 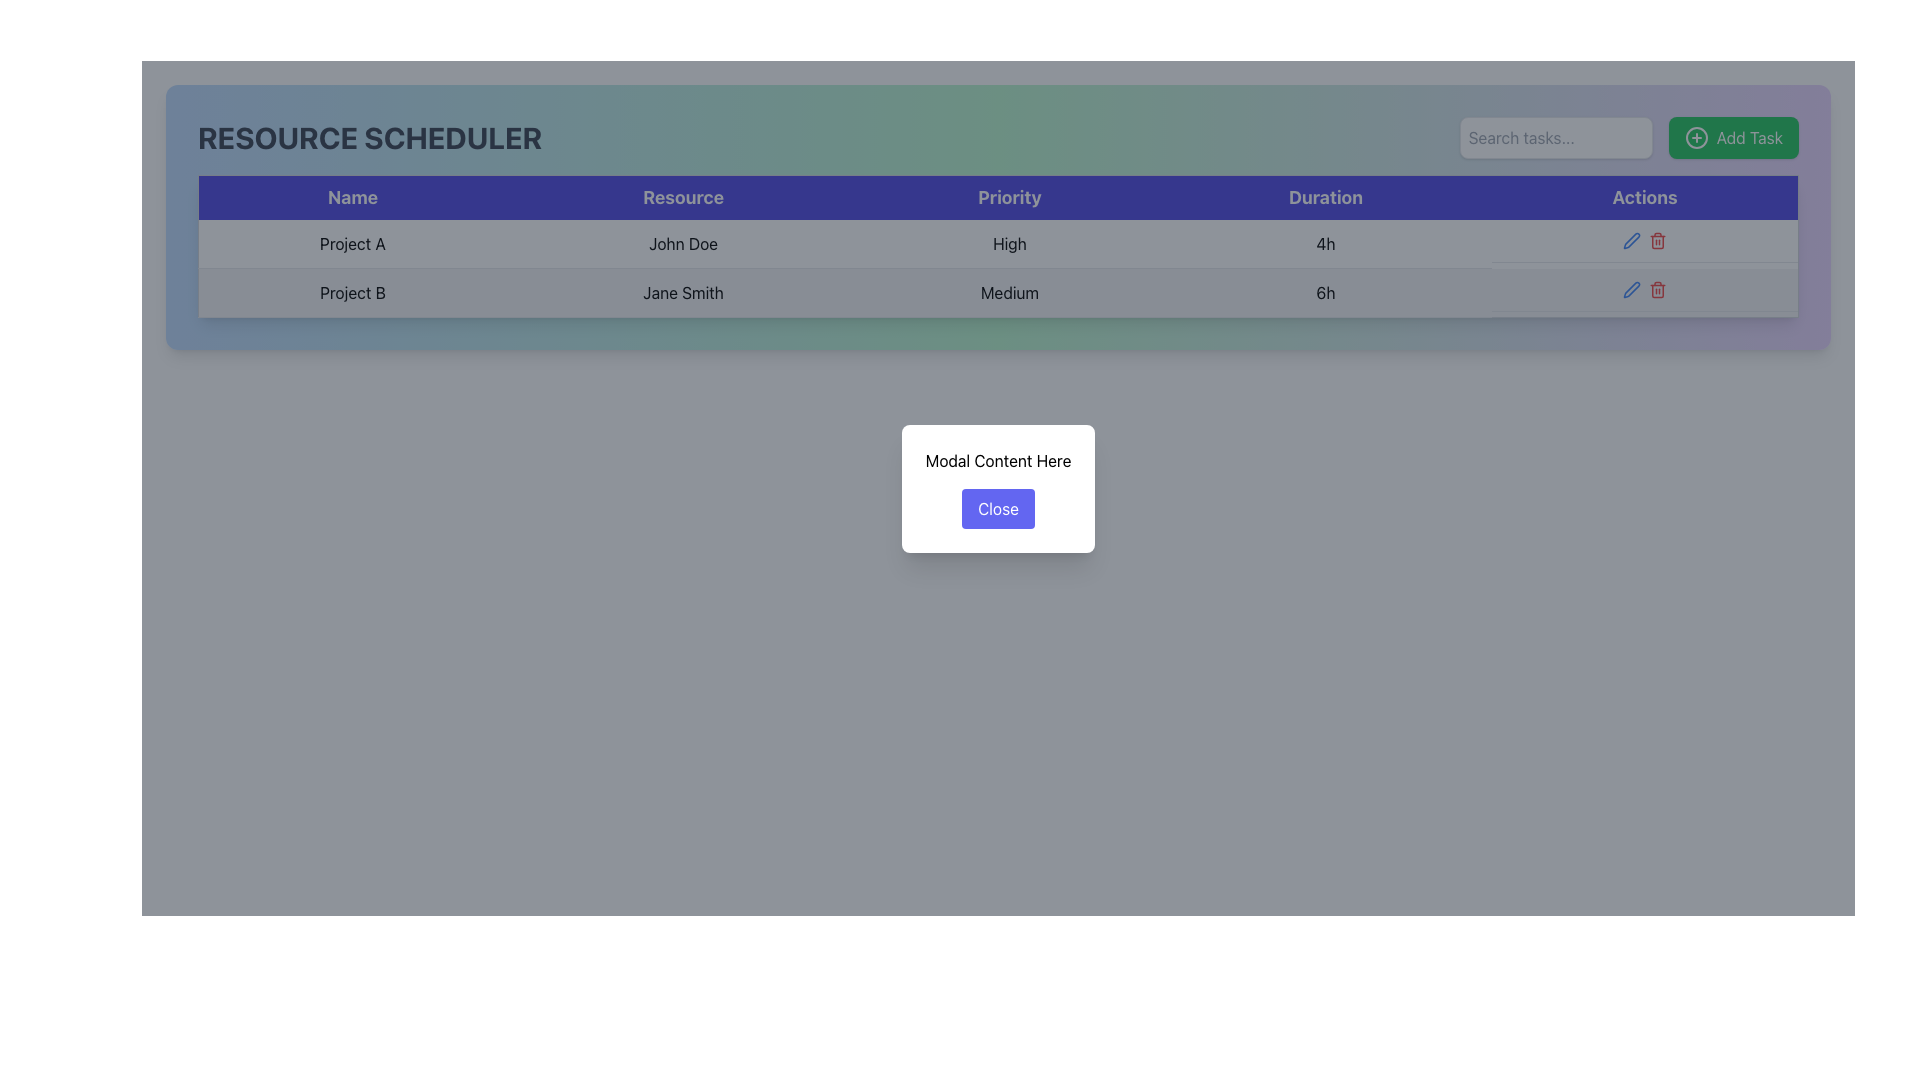 What do you see at coordinates (998, 243) in the screenshot?
I see `the priority level label in the third column of the first row of the table, located between 'John Doe' and '4h'` at bounding box center [998, 243].